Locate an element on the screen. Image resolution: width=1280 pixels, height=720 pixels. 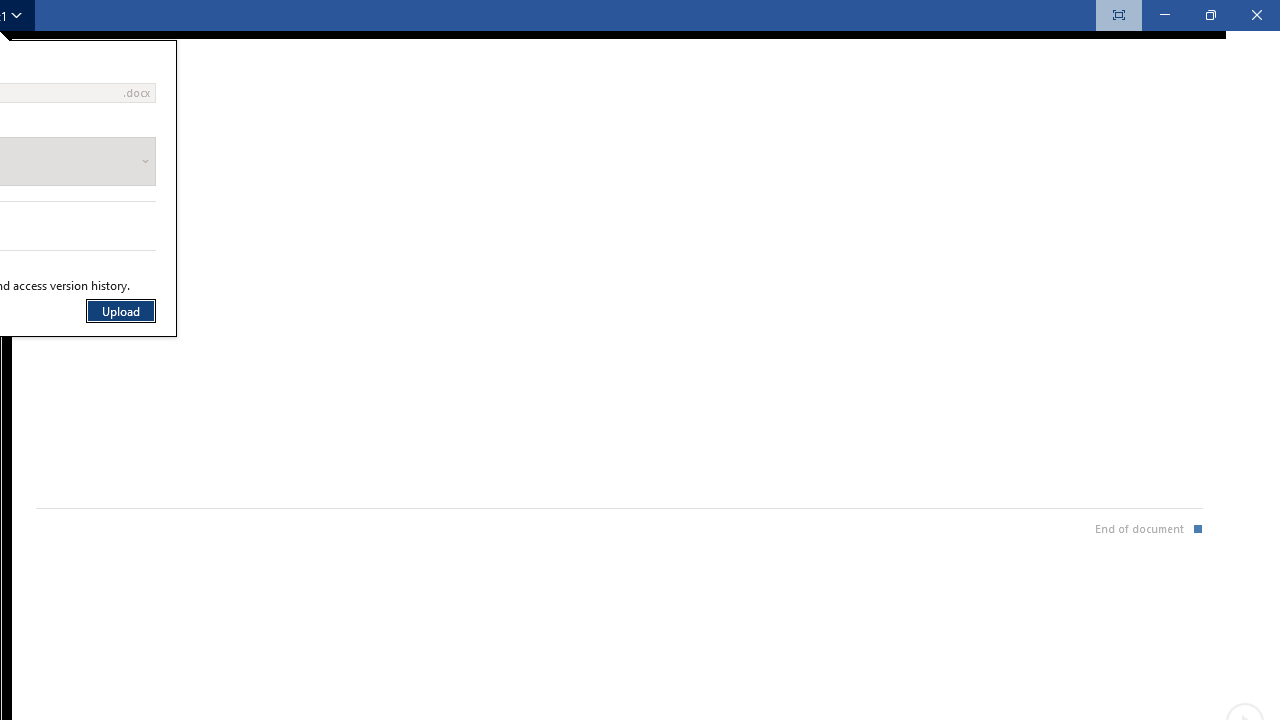
'Always Show Reading Toolbar' is located at coordinates (1117, 15).